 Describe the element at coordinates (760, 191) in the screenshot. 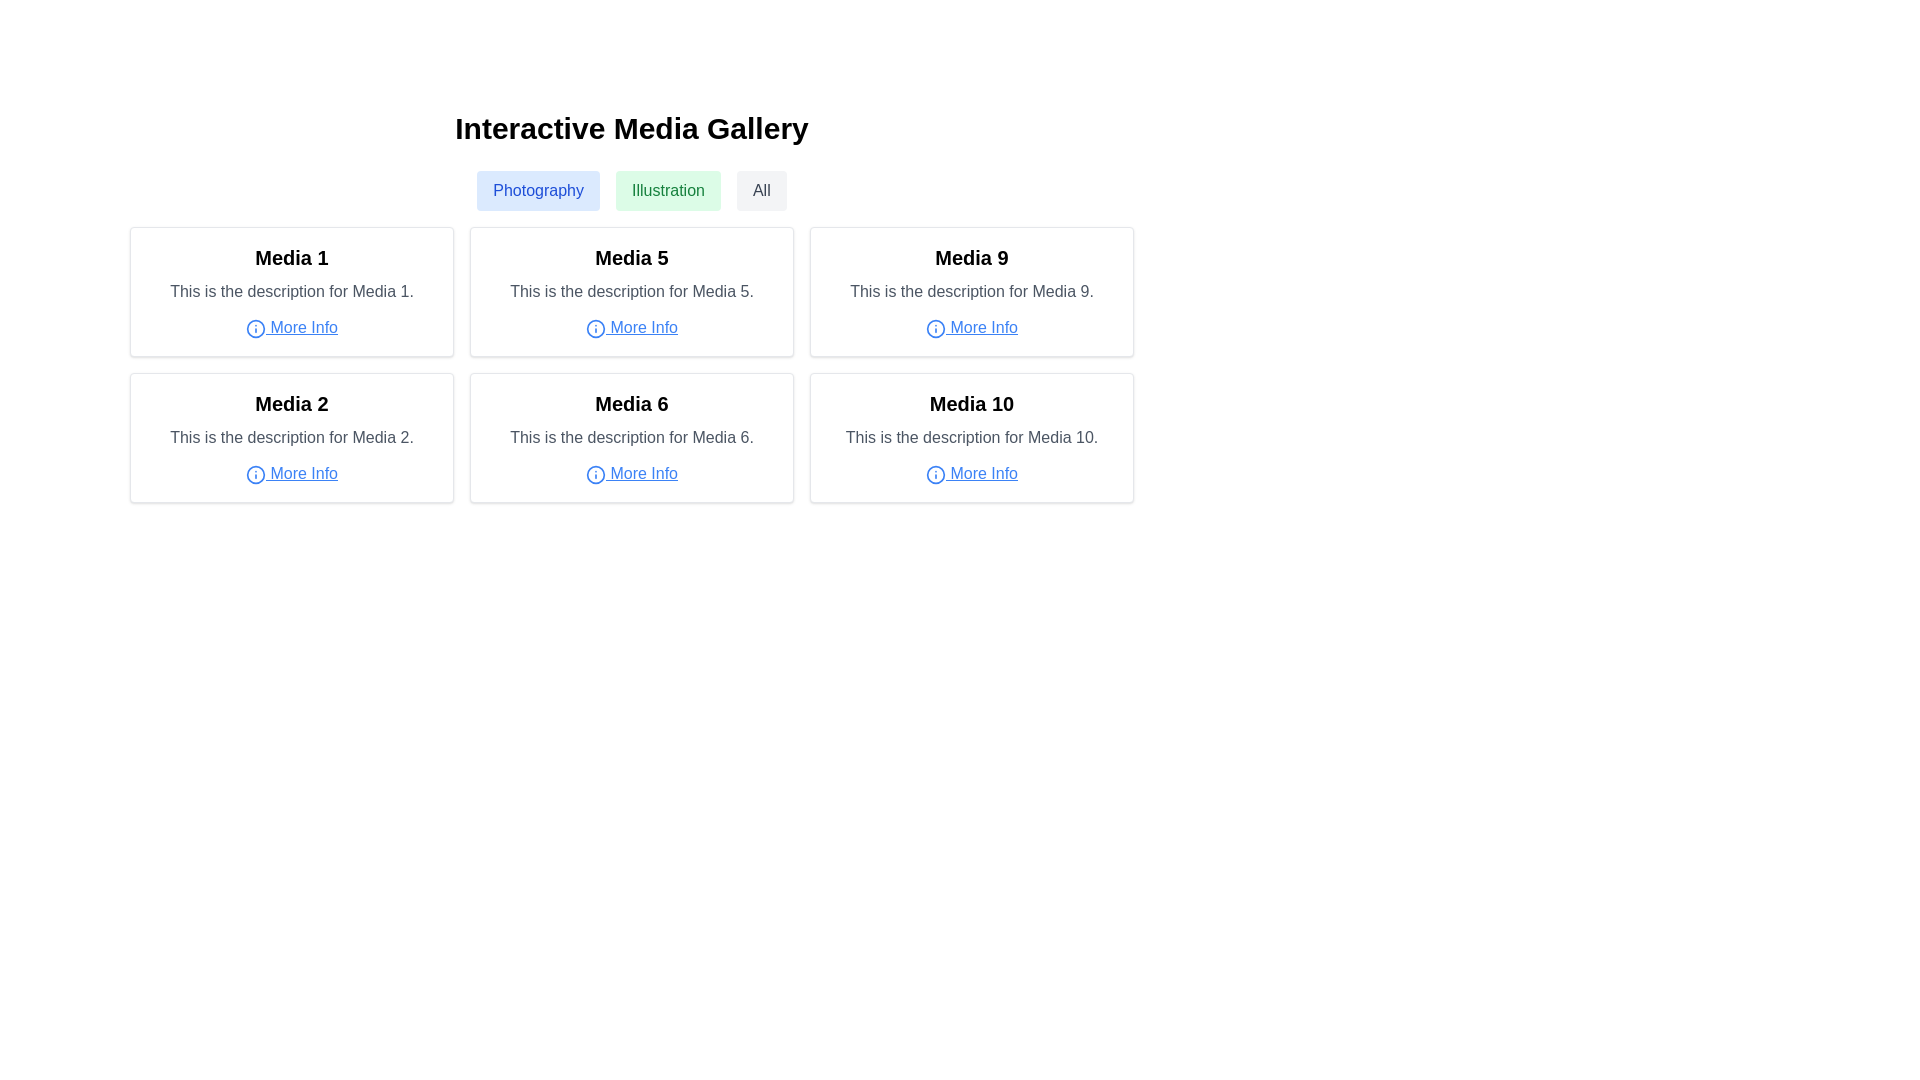

I see `the third button in the horizontal trio of navigation buttons below the title 'Interactive Media Gallery'` at that location.